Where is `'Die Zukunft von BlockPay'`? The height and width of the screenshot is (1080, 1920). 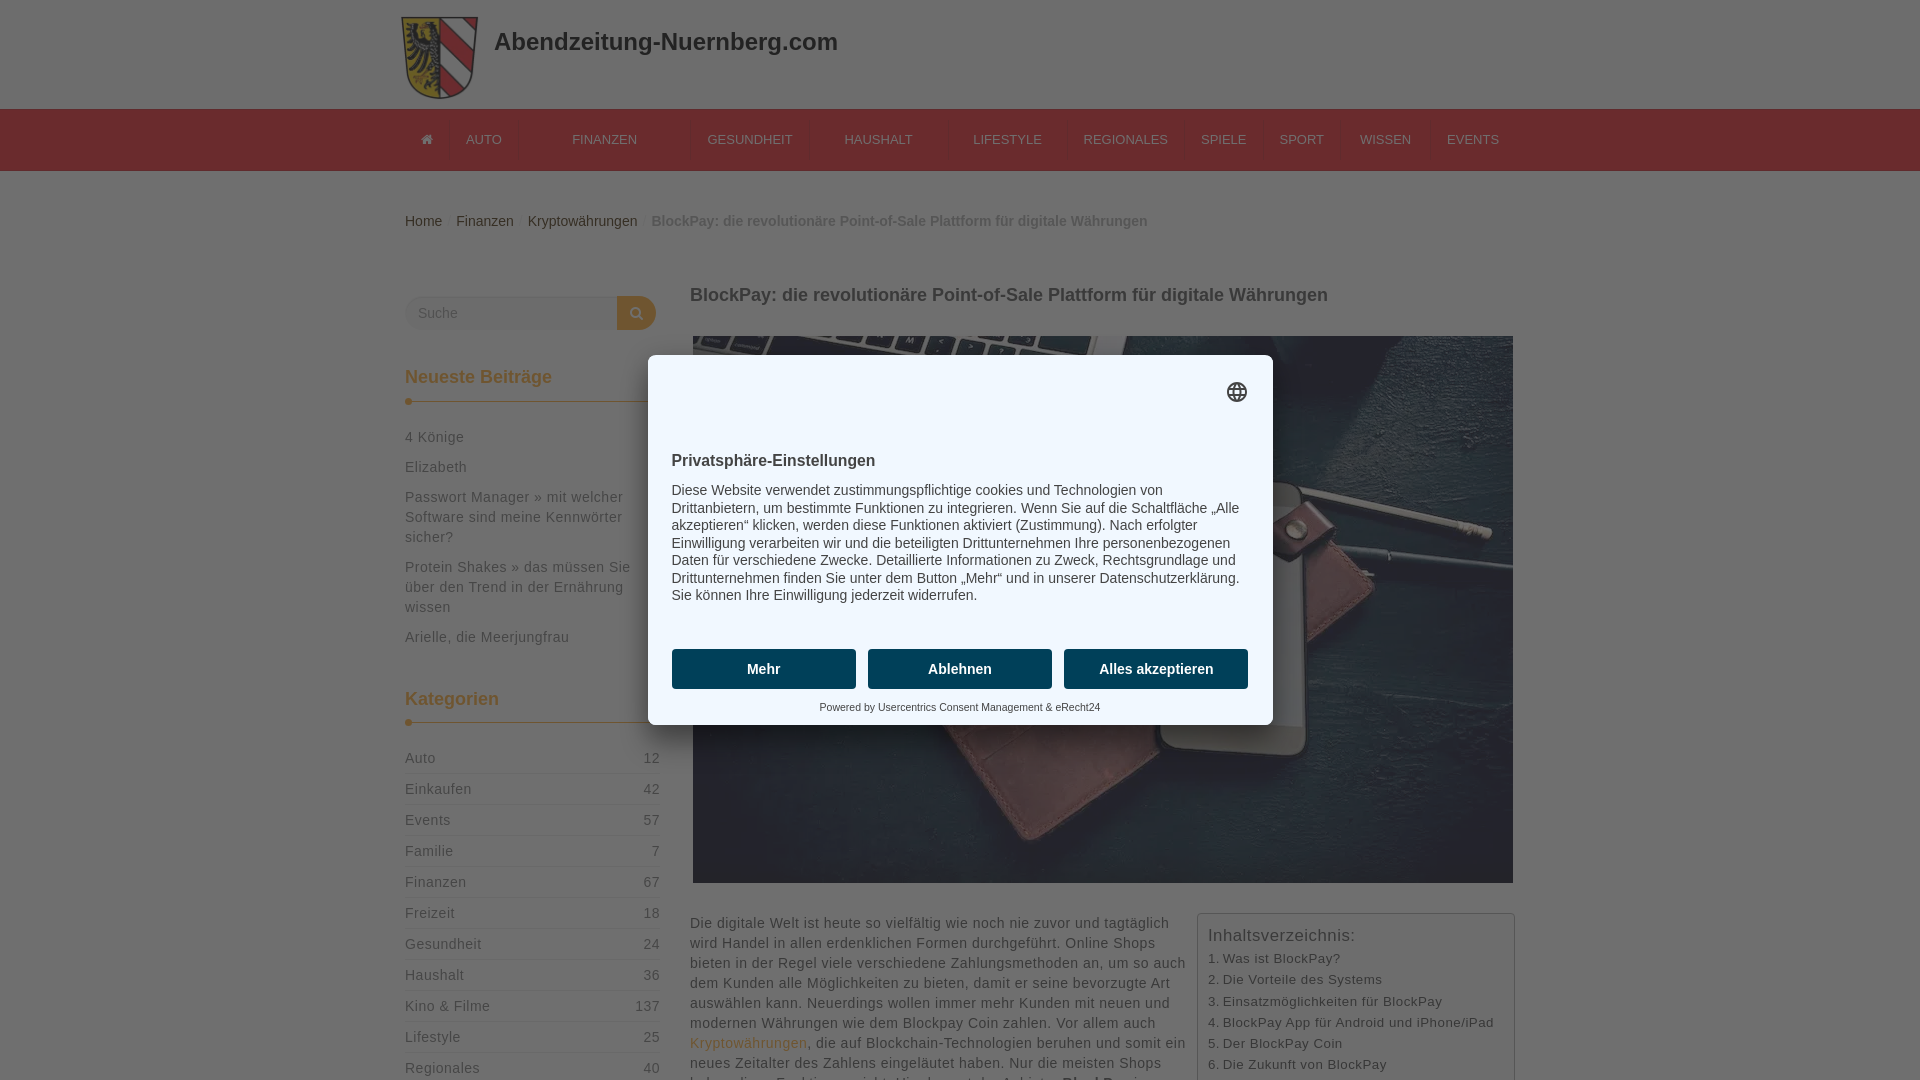
'Die Zukunft von BlockPay' is located at coordinates (1289, 1063).